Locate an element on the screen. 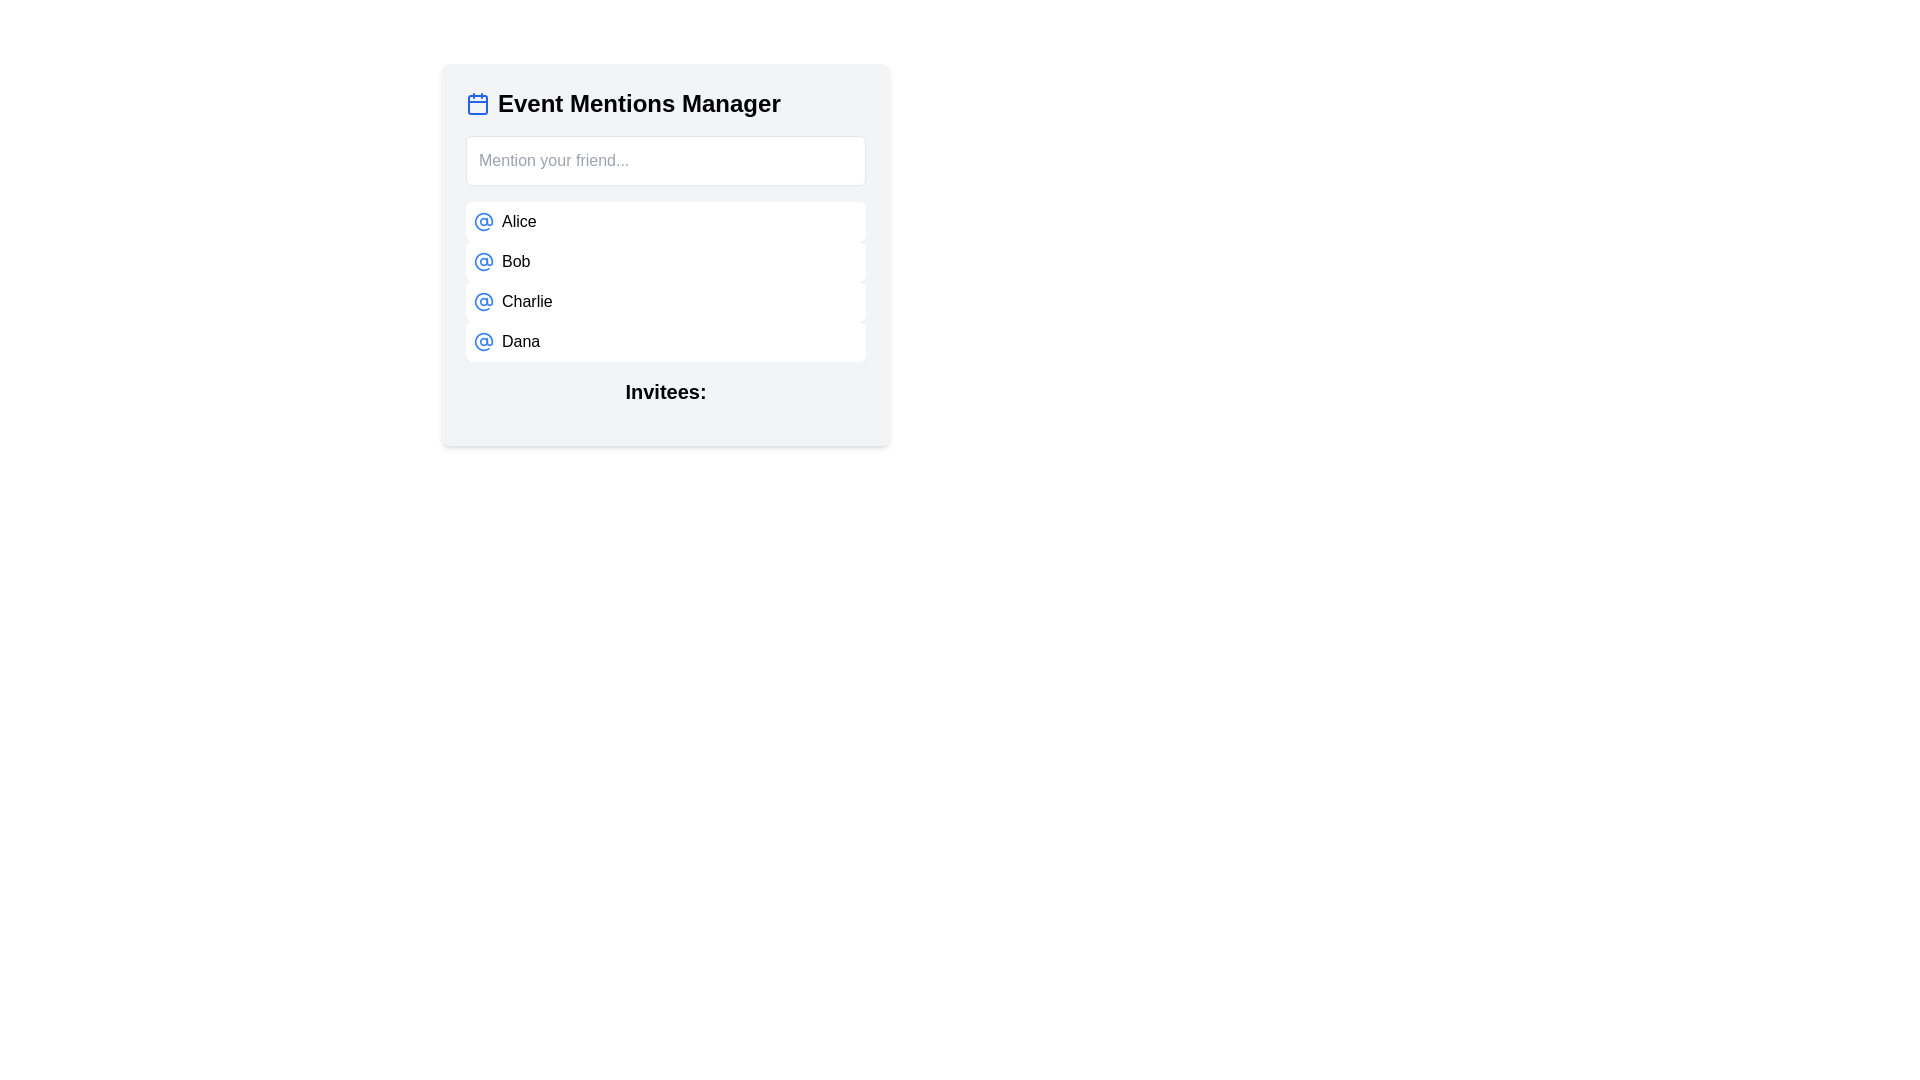  the decorative graphic within the calendar icon located at the top-left corner of the 'Event Mentions Manager' panel, which is a subcomponent with rounded corners is located at coordinates (477, 104).